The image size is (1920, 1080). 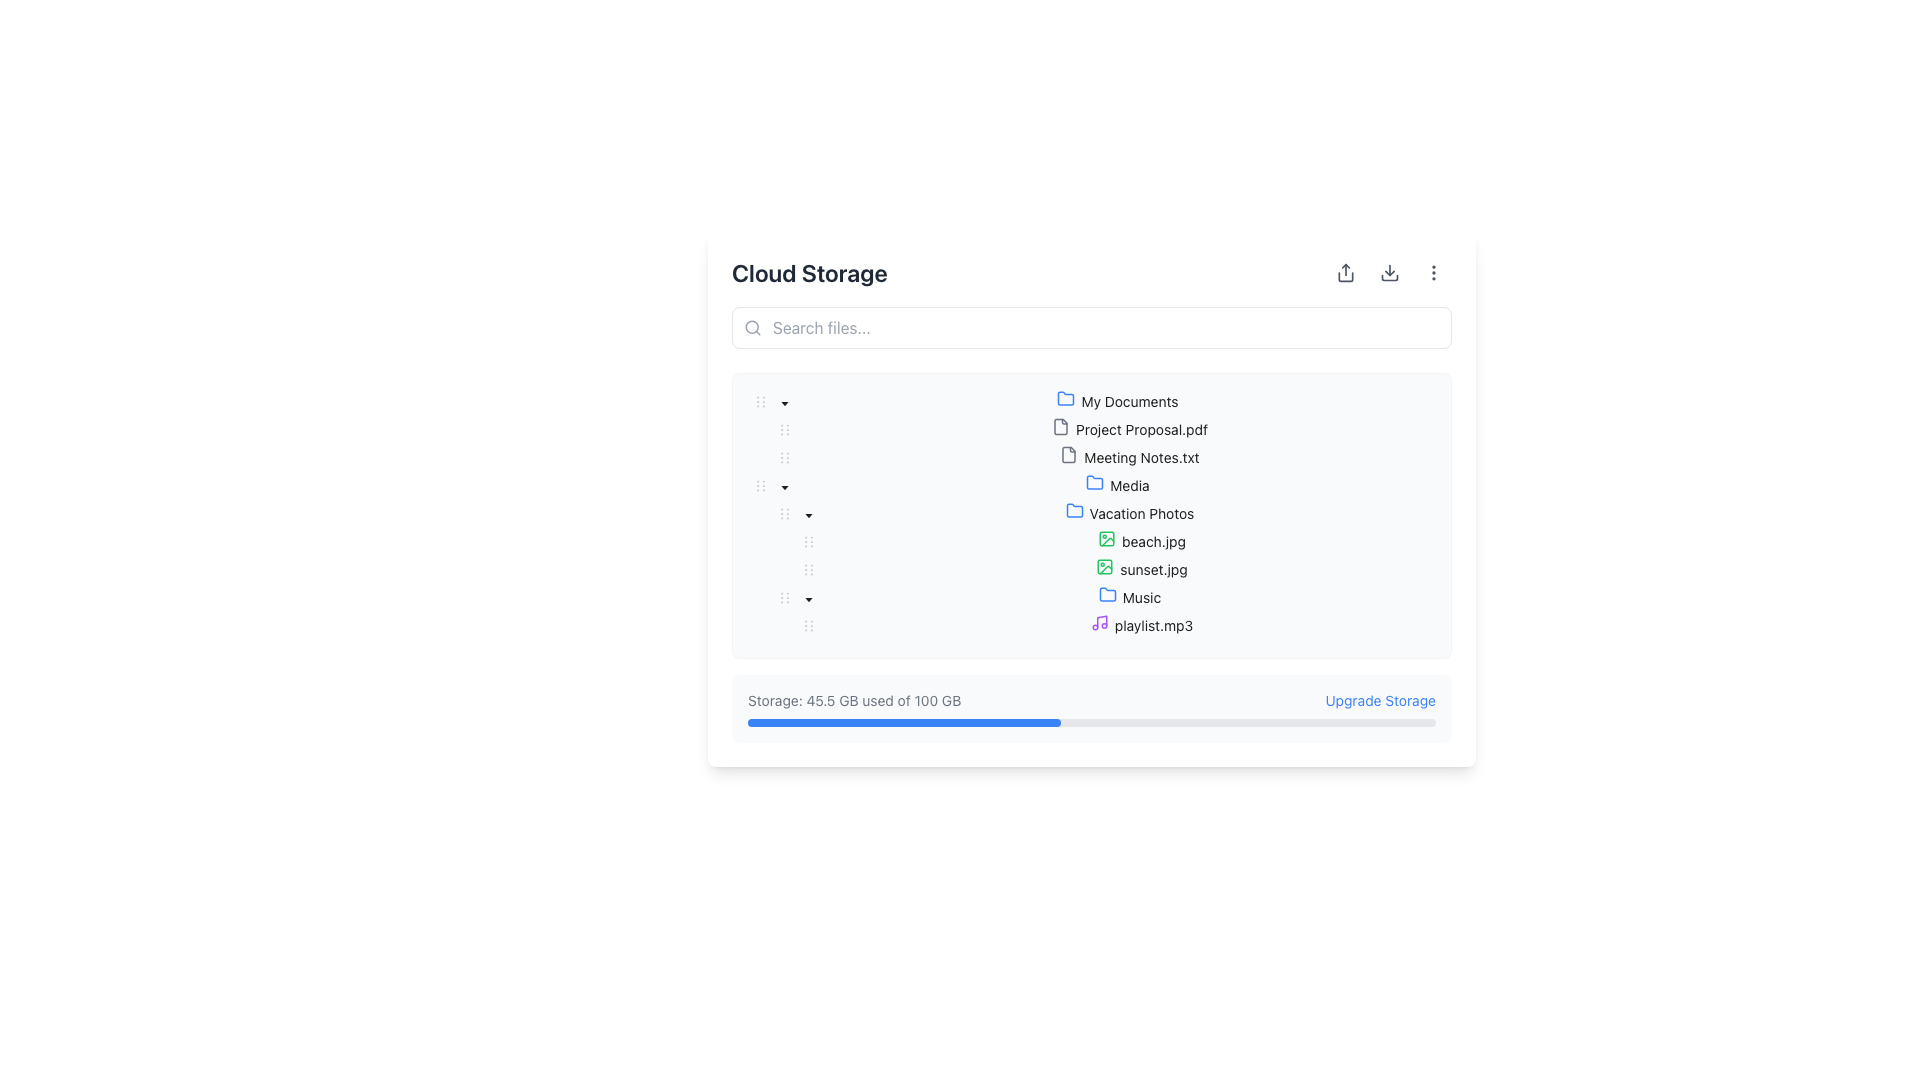 I want to click on the icon adjacent to the 'Vacation Photos' folder, so click(x=809, y=599).